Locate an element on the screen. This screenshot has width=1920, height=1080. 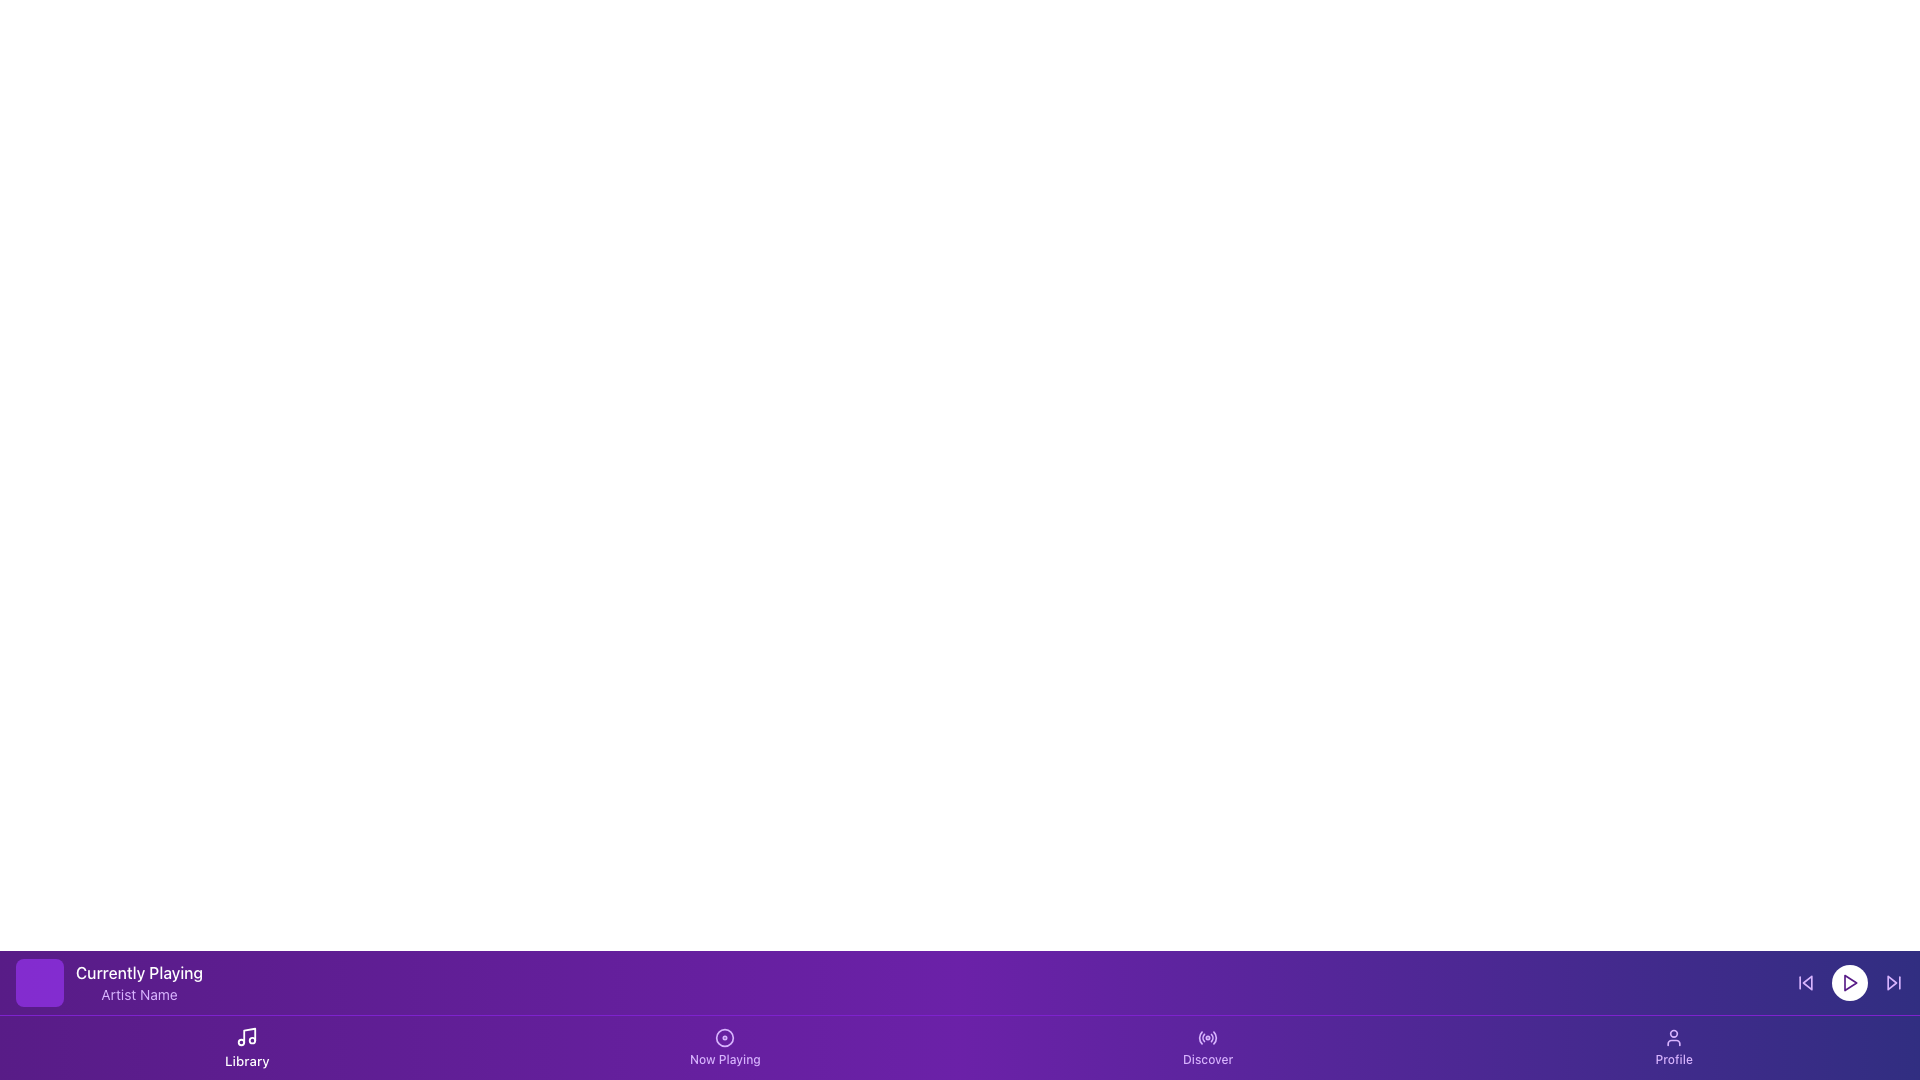
the 'Library' navigation button, which features a musical note icon and white text on a purple background is located at coordinates (246, 1047).